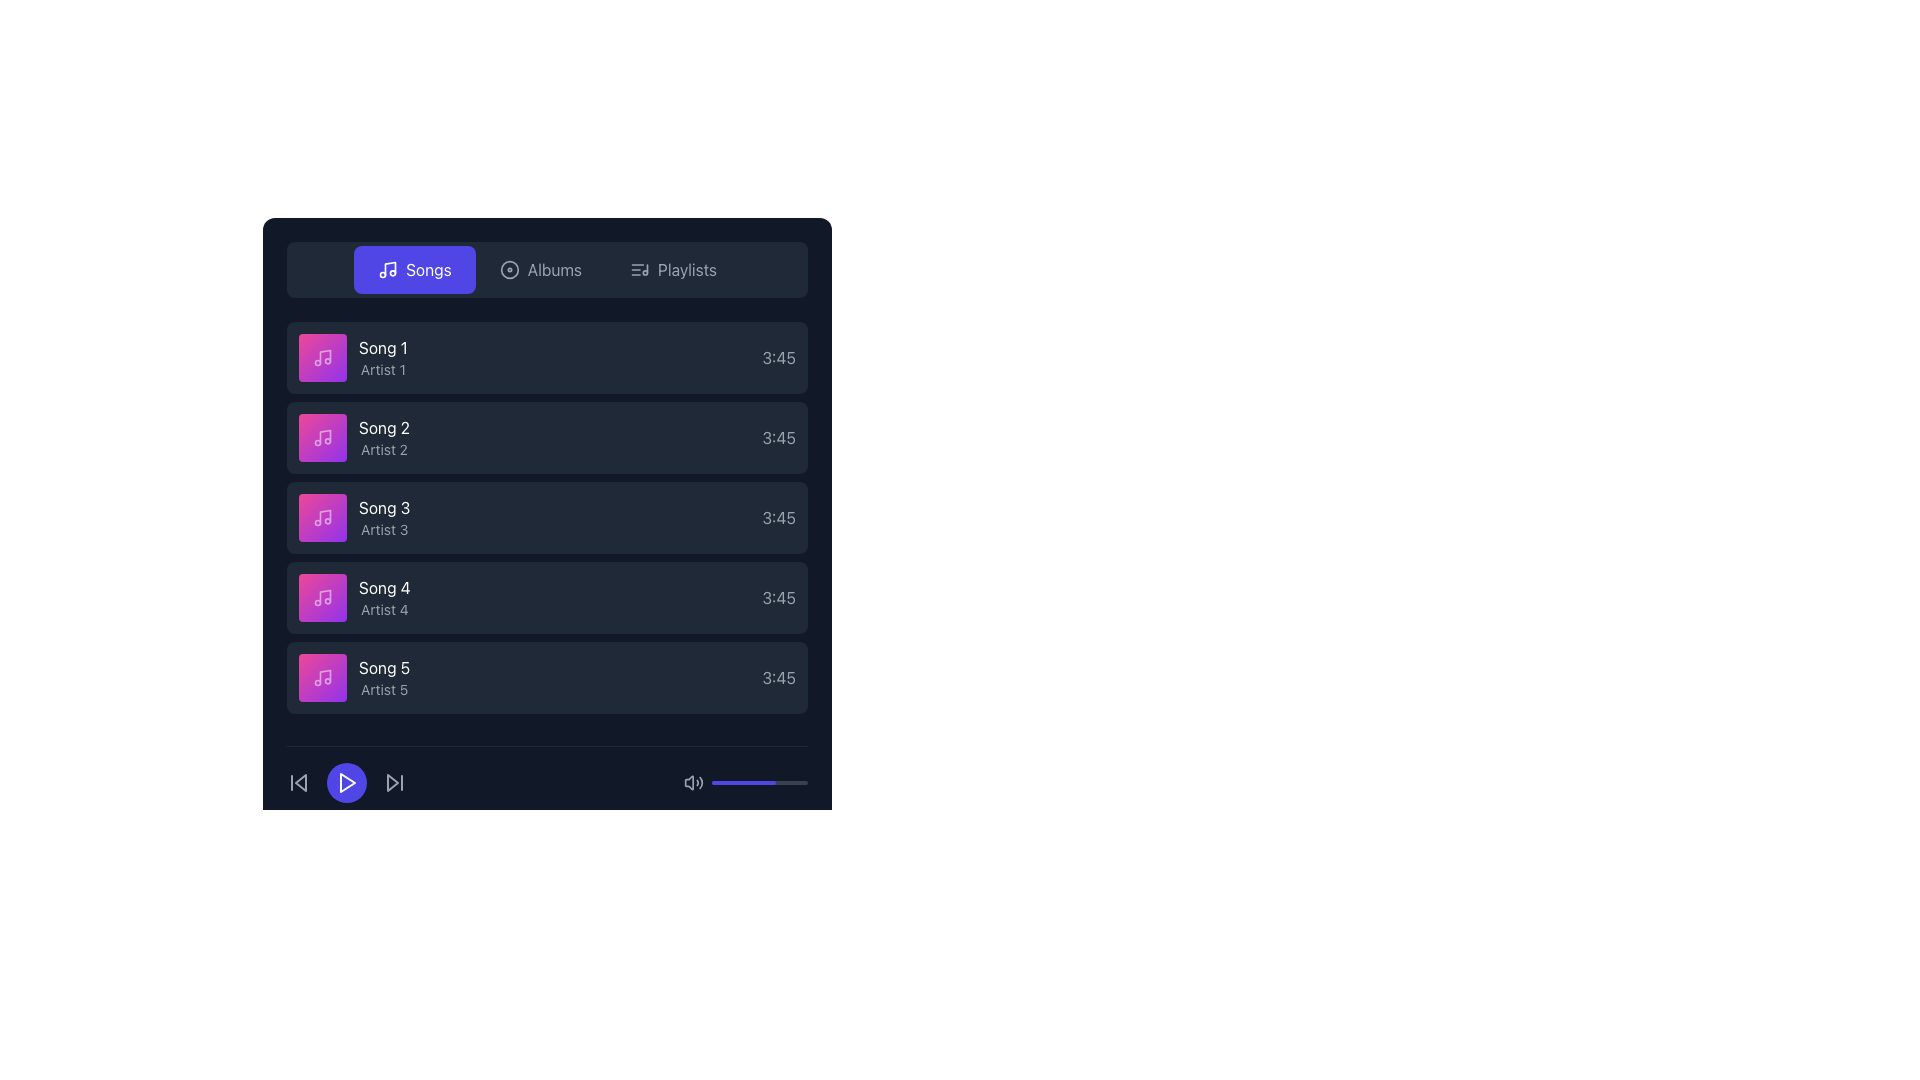  I want to click on the static text displaying '3:45' in gray font color, located in the rightmost section of the second item in the music playlist interface, so click(778, 437).